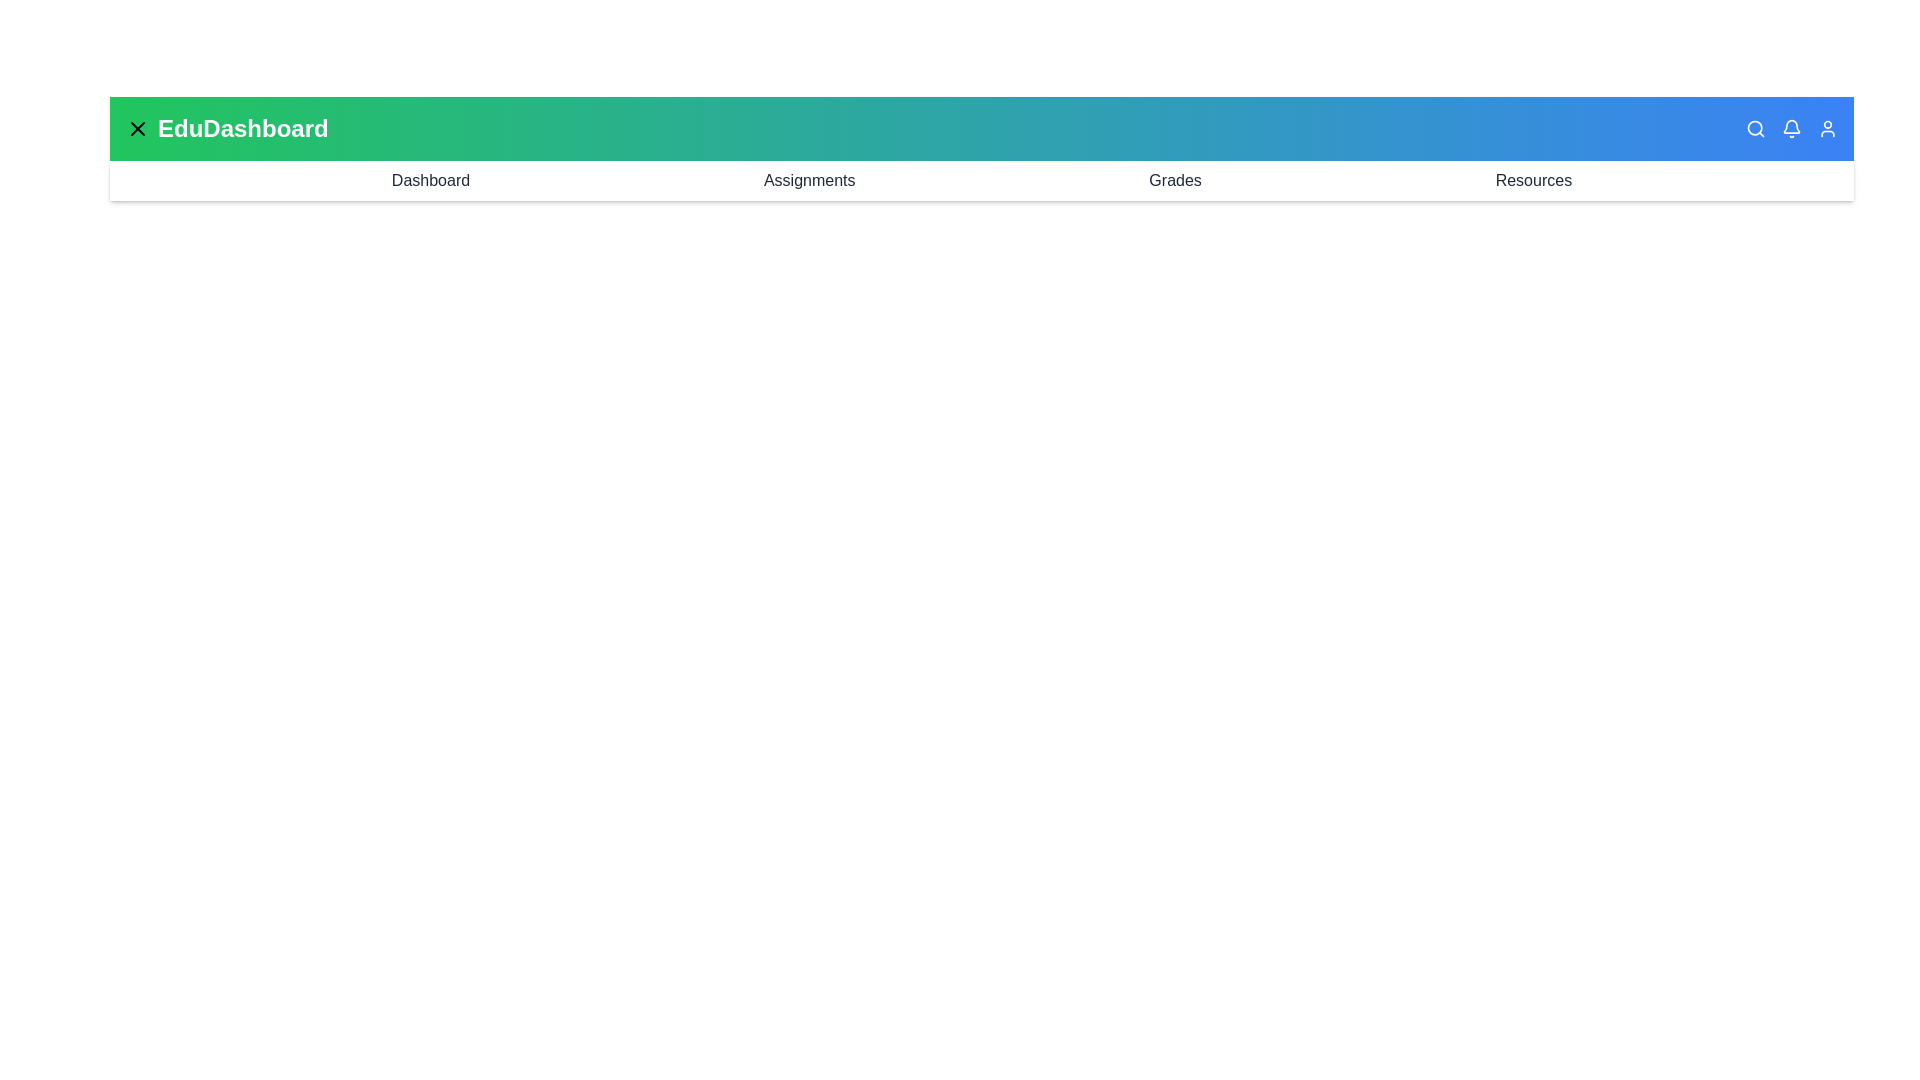  I want to click on the title text 'EduDashboard' to inspect its properties, so click(242, 128).